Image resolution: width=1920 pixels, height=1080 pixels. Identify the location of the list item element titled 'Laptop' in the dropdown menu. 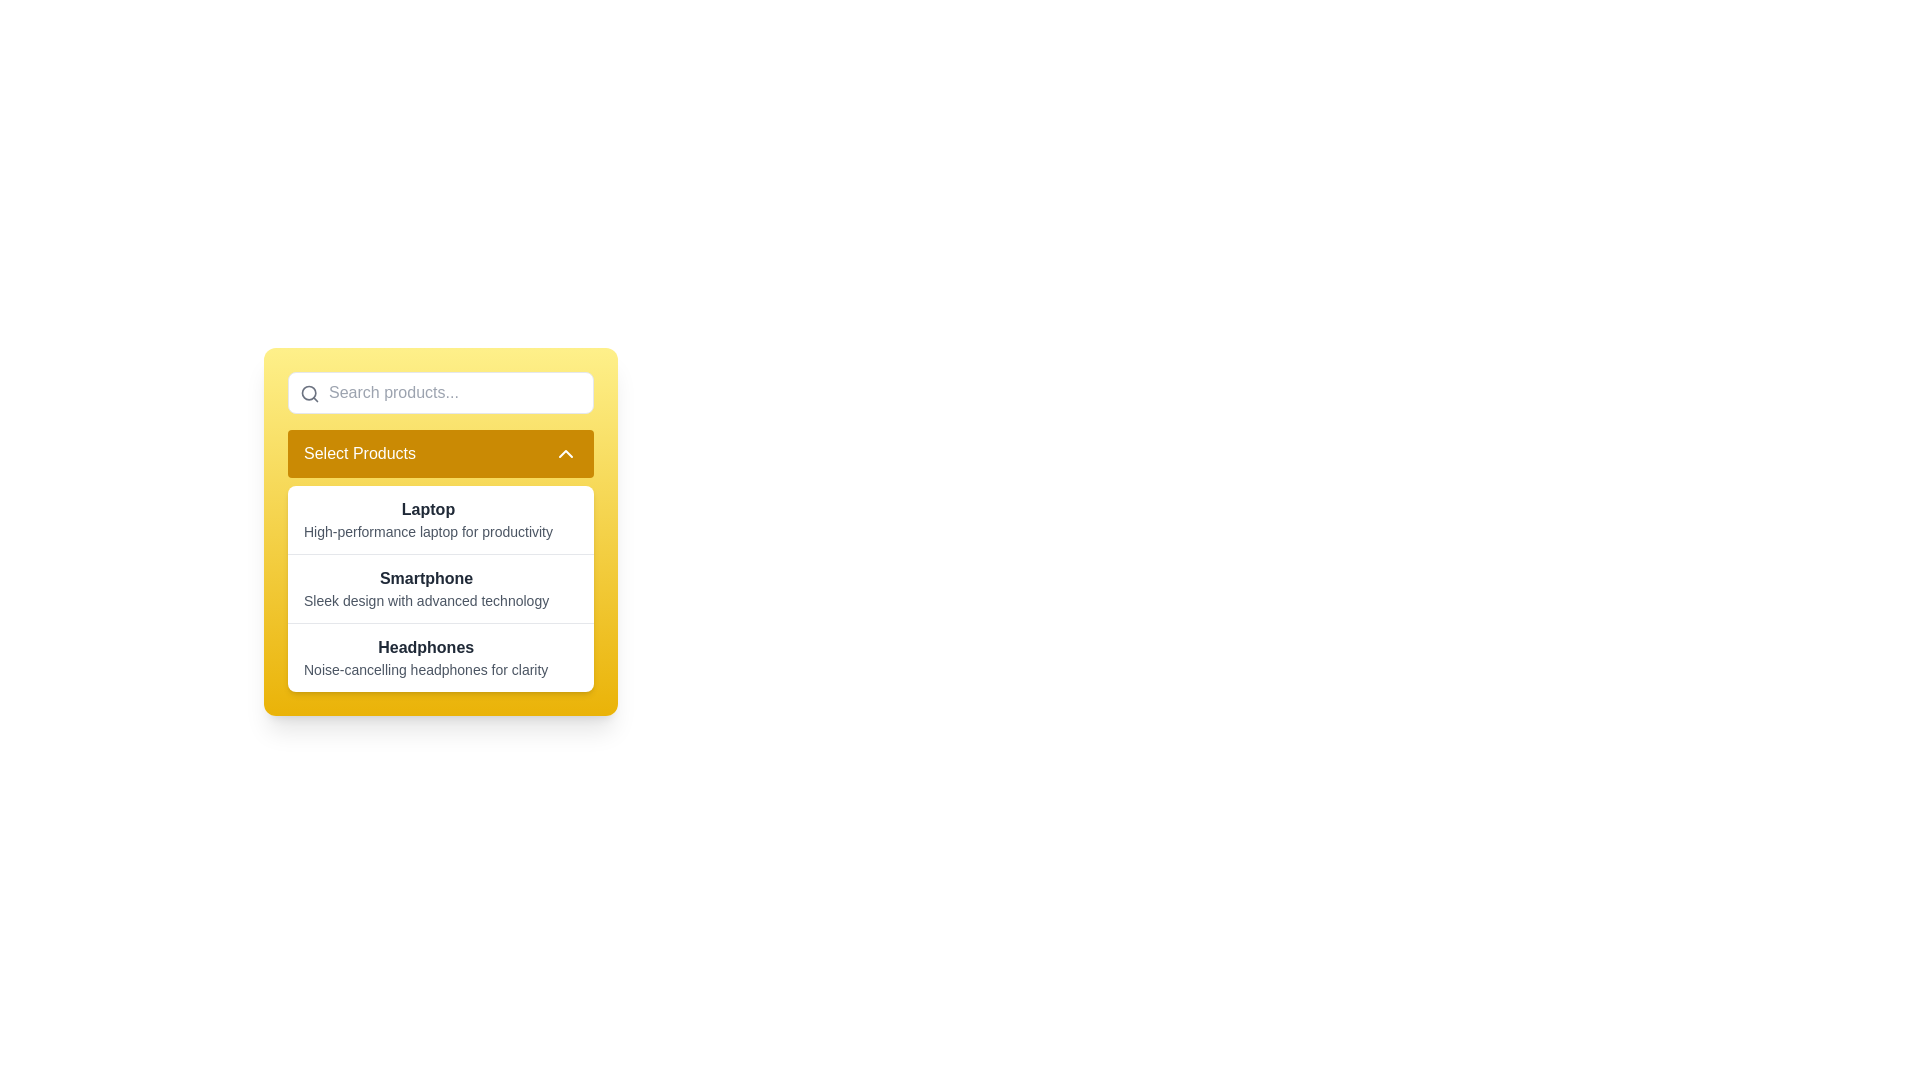
(440, 519).